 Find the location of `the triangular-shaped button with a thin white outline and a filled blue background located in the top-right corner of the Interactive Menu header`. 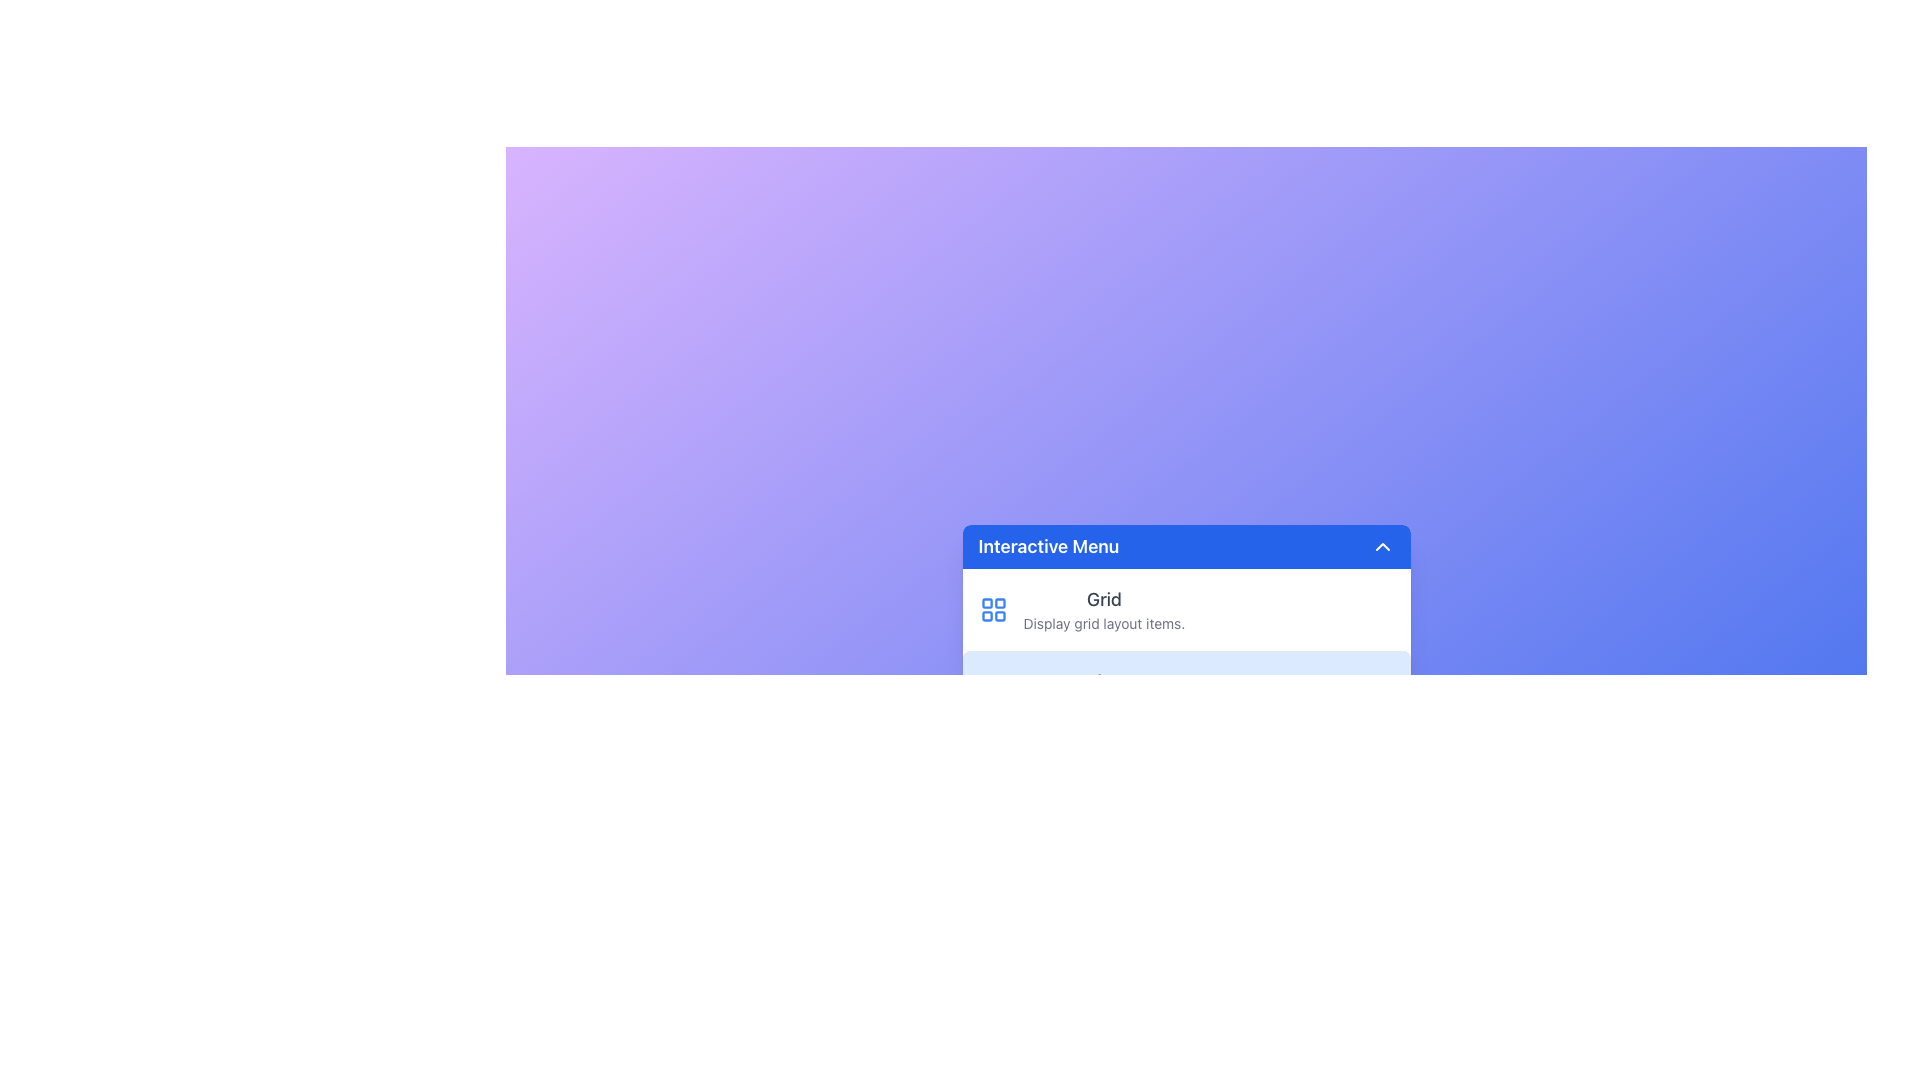

the triangular-shaped button with a thin white outline and a filled blue background located in the top-right corner of the Interactive Menu header is located at coordinates (1381, 547).